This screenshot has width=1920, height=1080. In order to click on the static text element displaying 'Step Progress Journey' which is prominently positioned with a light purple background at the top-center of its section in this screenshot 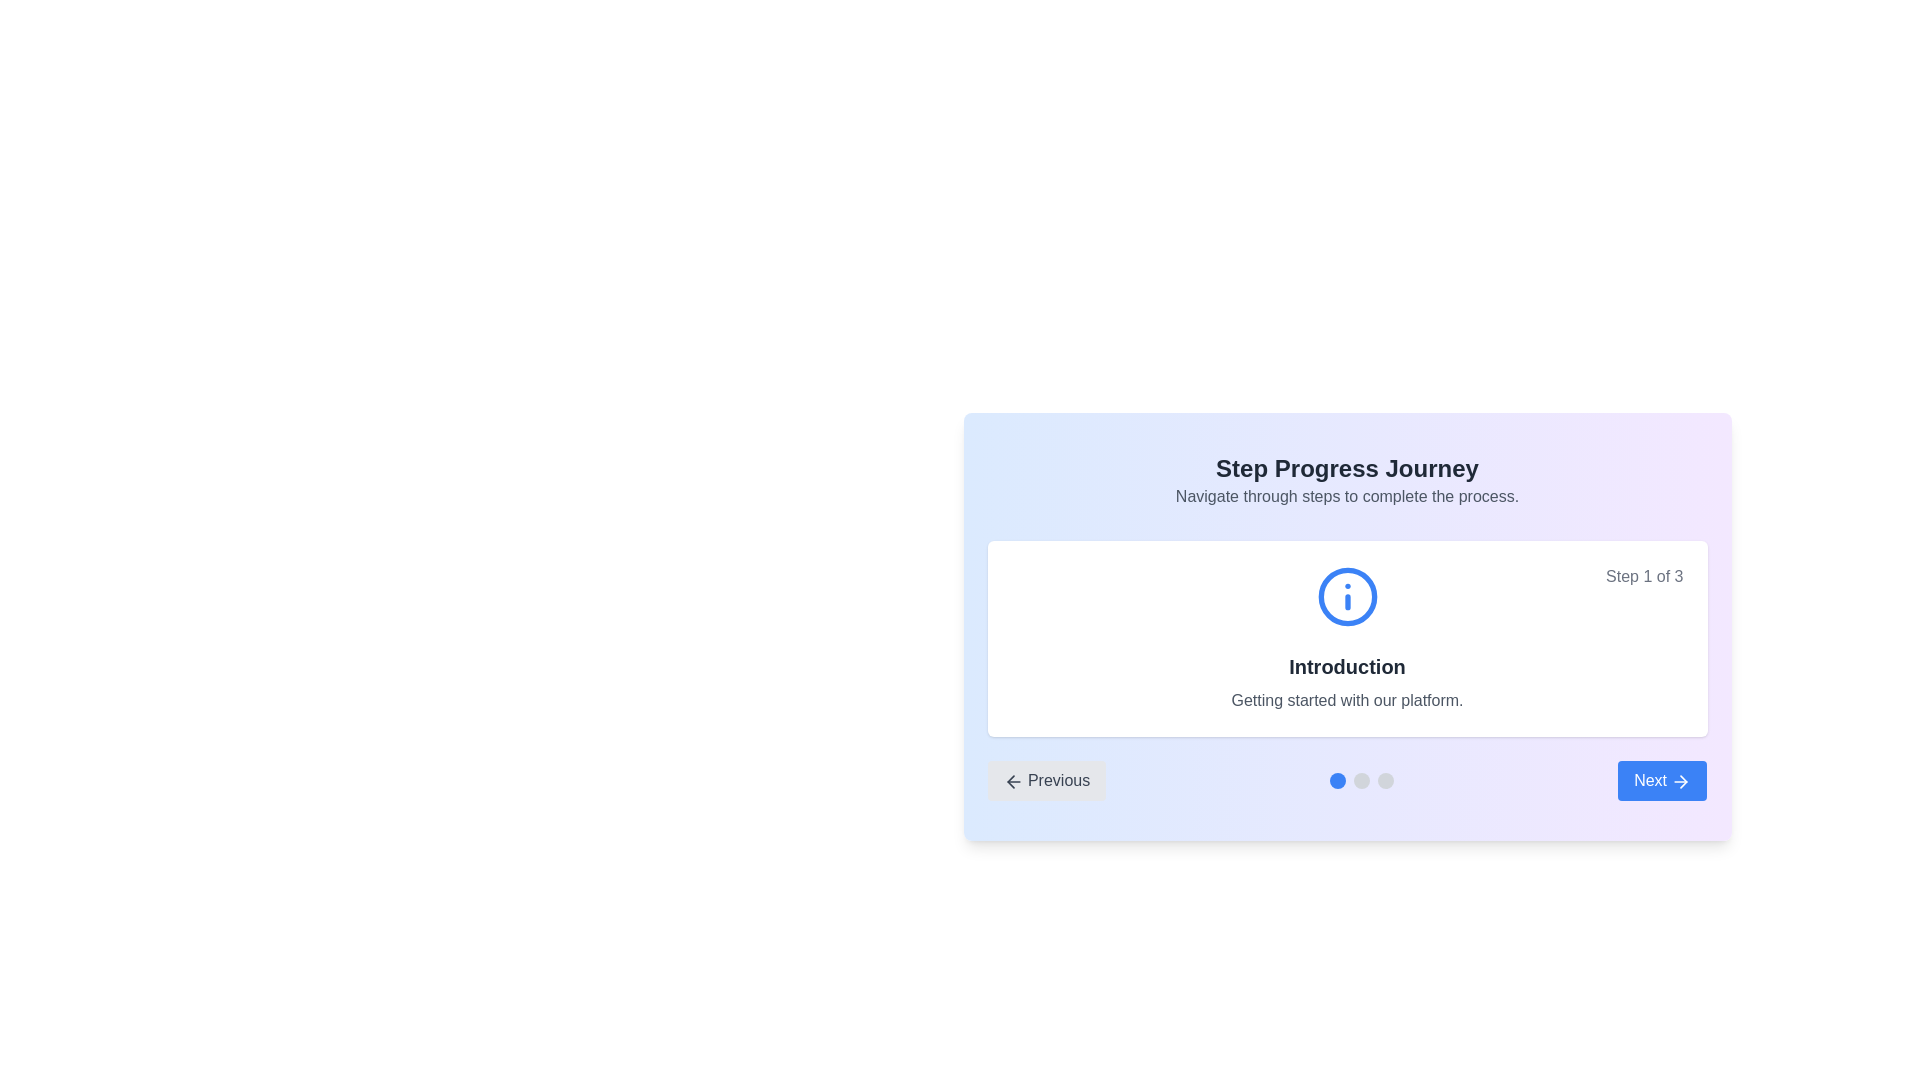, I will do `click(1347, 469)`.